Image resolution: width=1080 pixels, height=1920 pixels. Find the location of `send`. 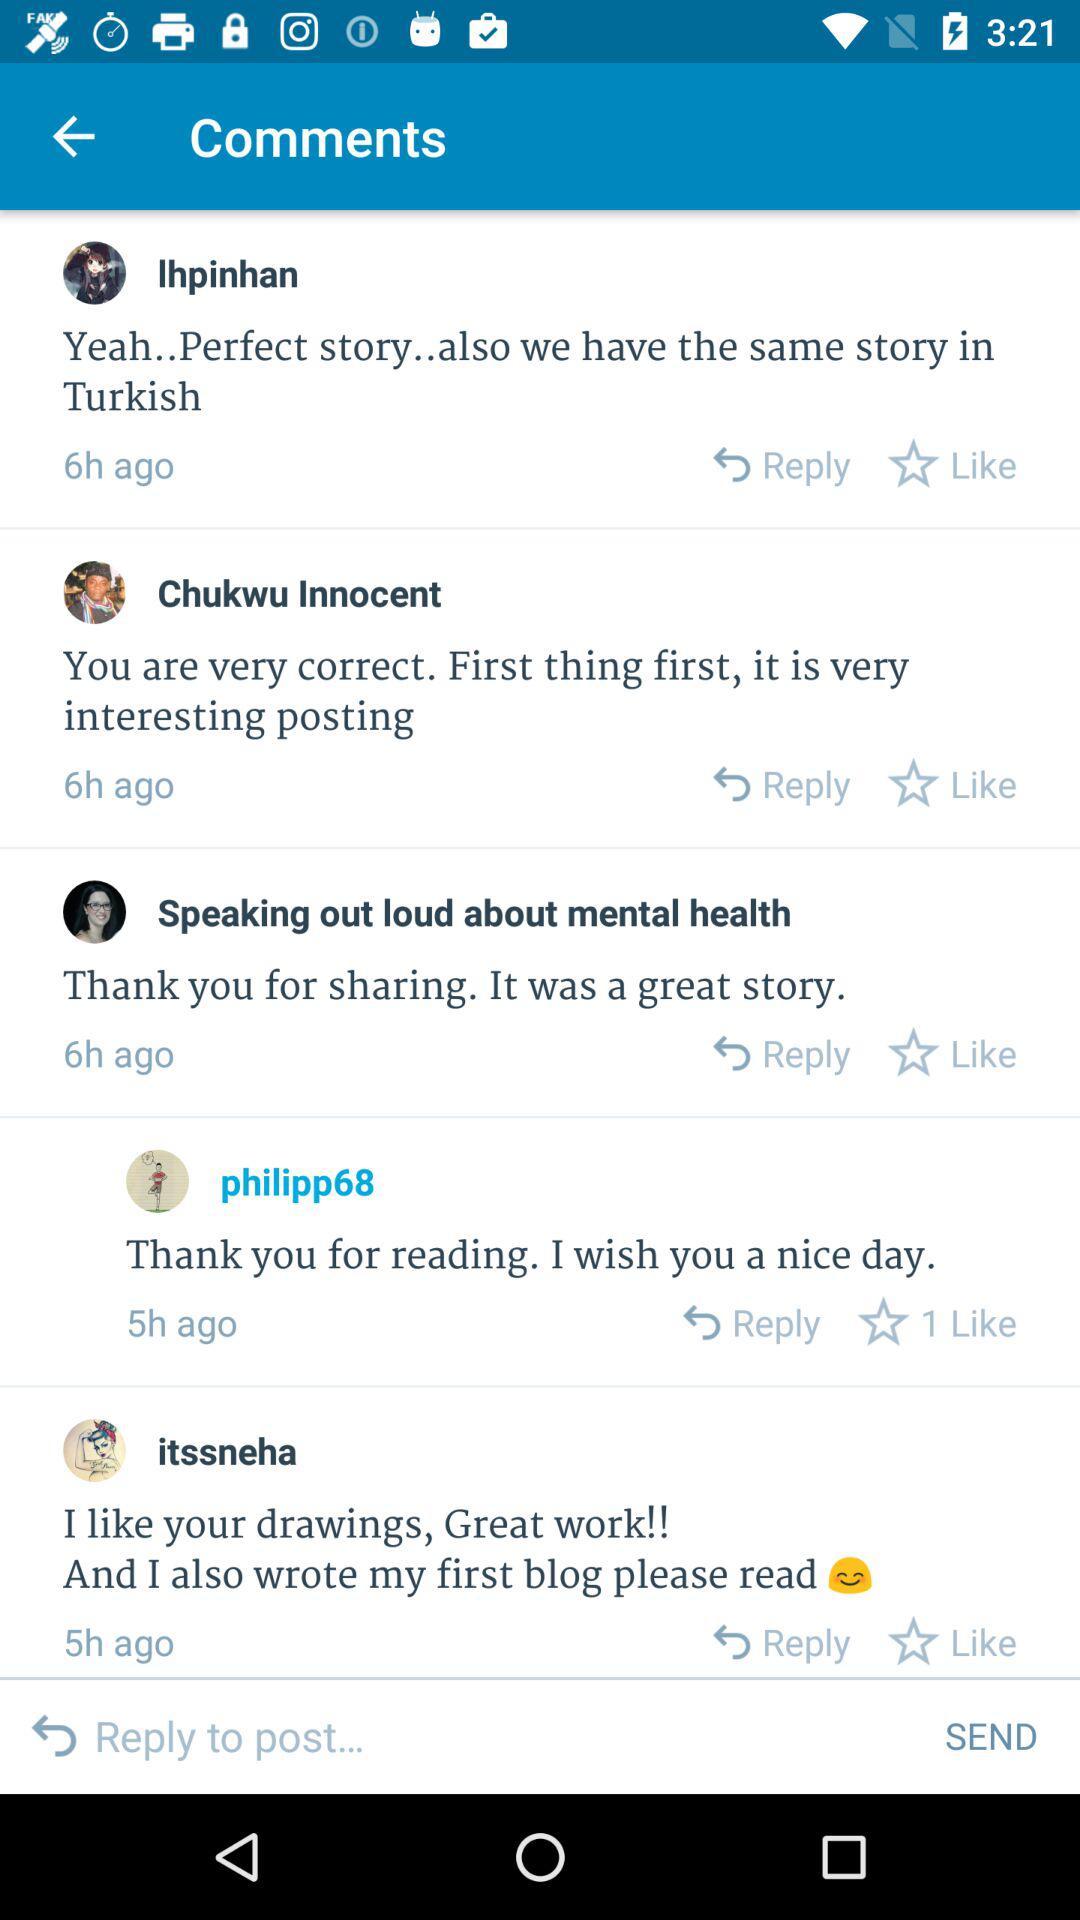

send is located at coordinates (991, 1734).